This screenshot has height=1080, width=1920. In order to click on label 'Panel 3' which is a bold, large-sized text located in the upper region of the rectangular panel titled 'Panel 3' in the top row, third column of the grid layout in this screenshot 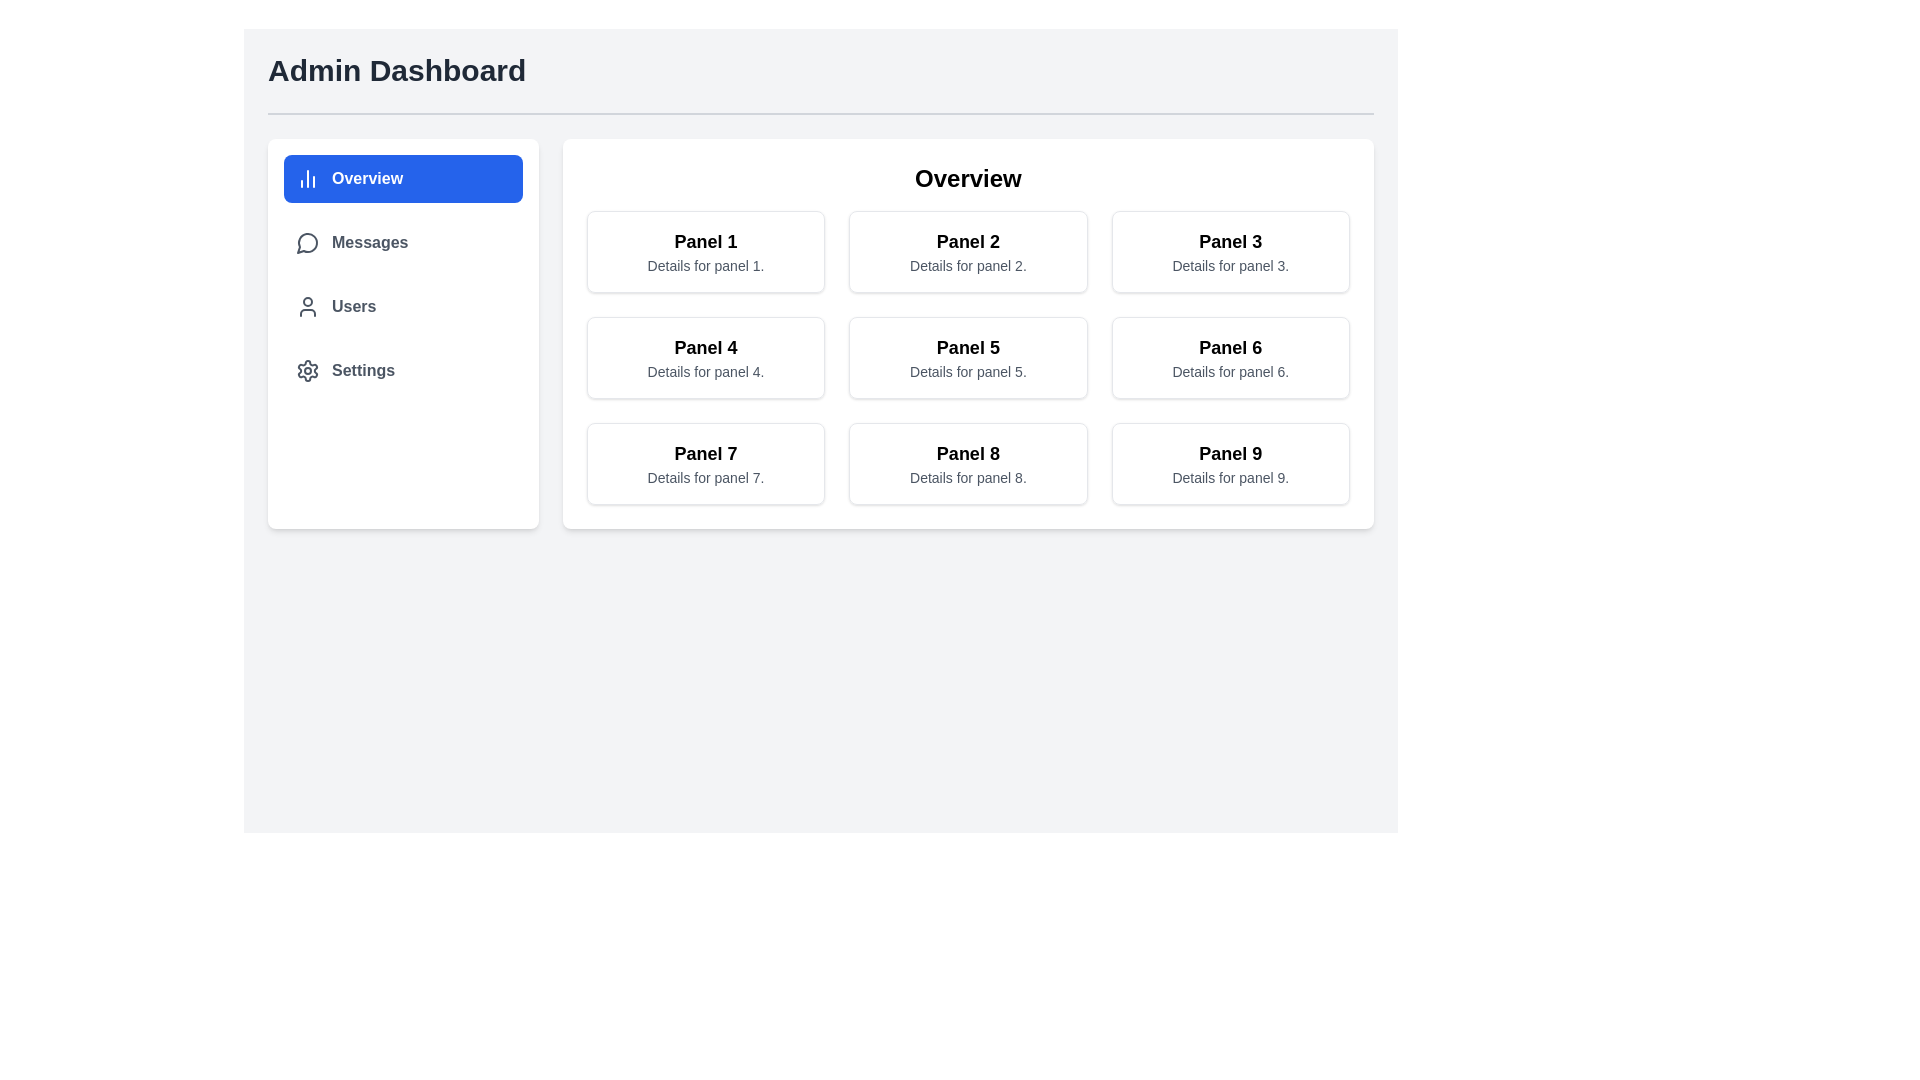, I will do `click(1229, 241)`.